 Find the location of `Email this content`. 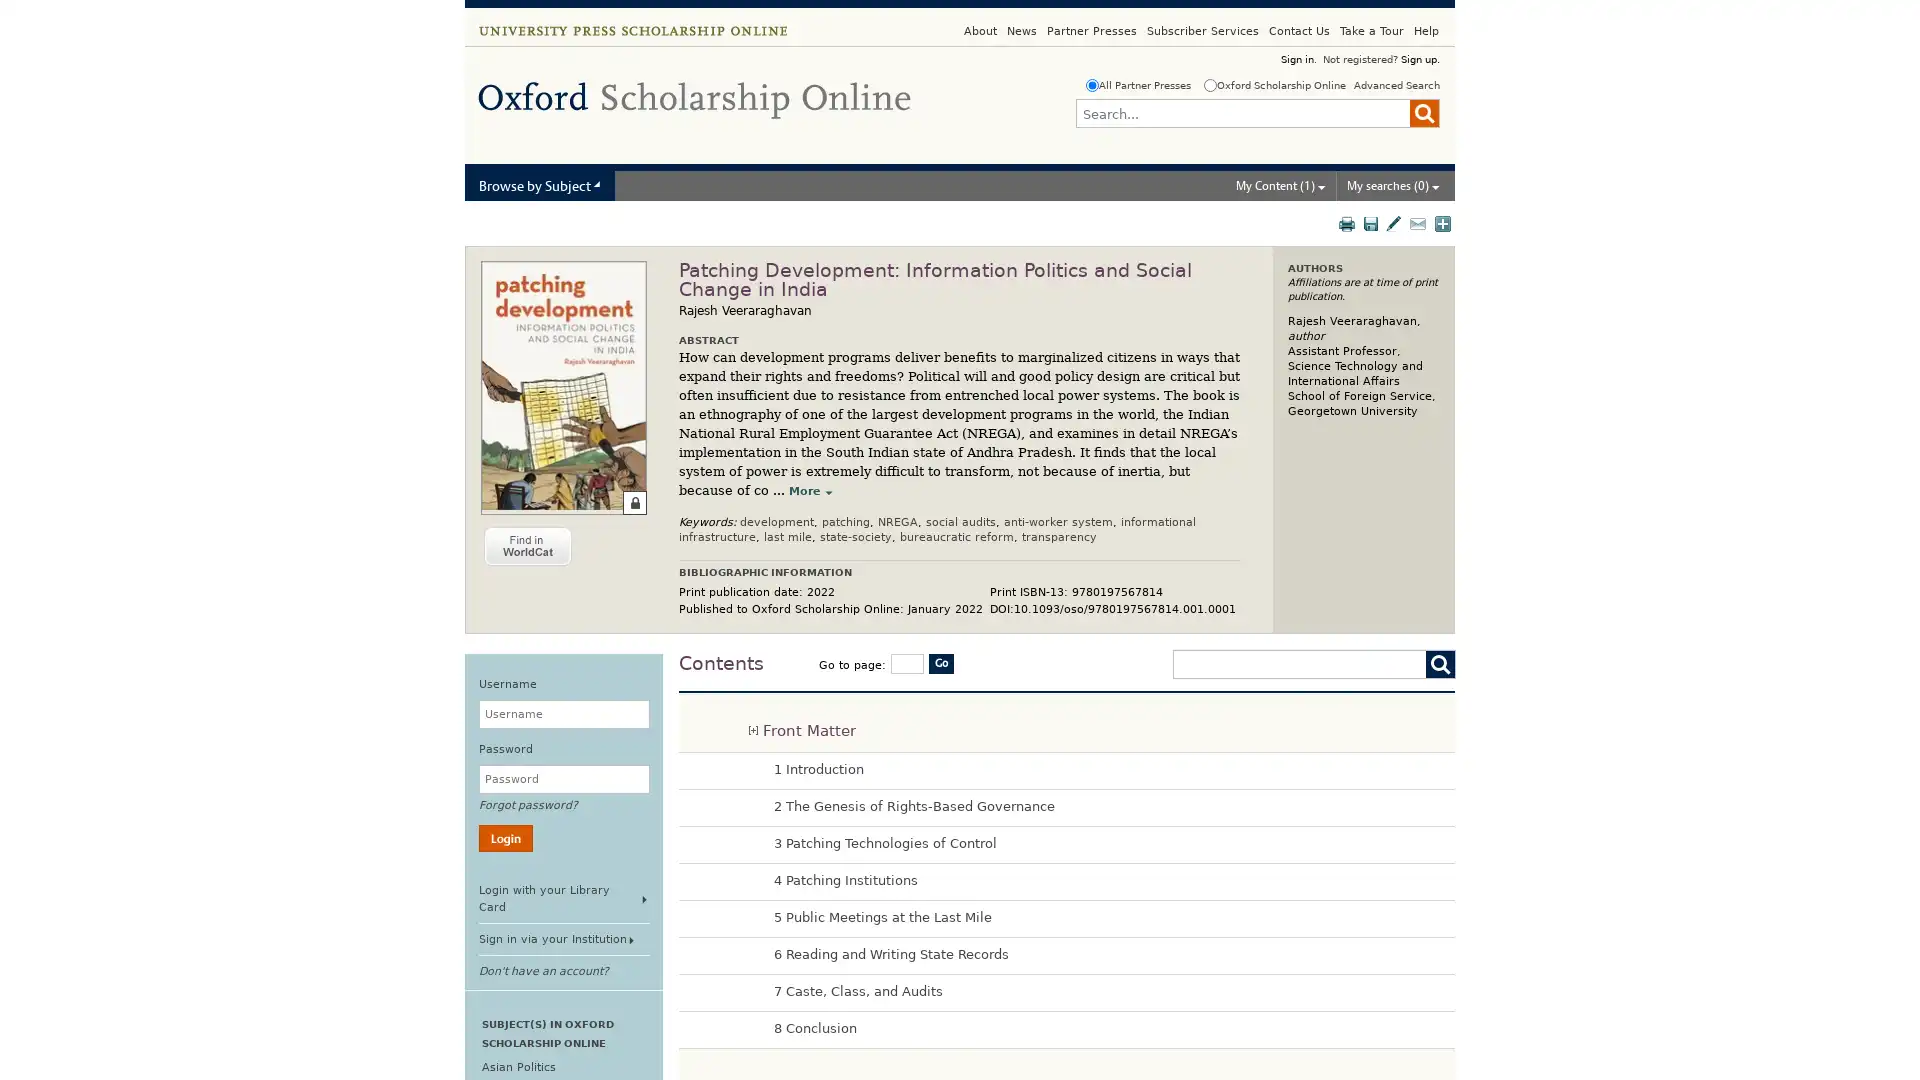

Email this content is located at coordinates (1419, 223).